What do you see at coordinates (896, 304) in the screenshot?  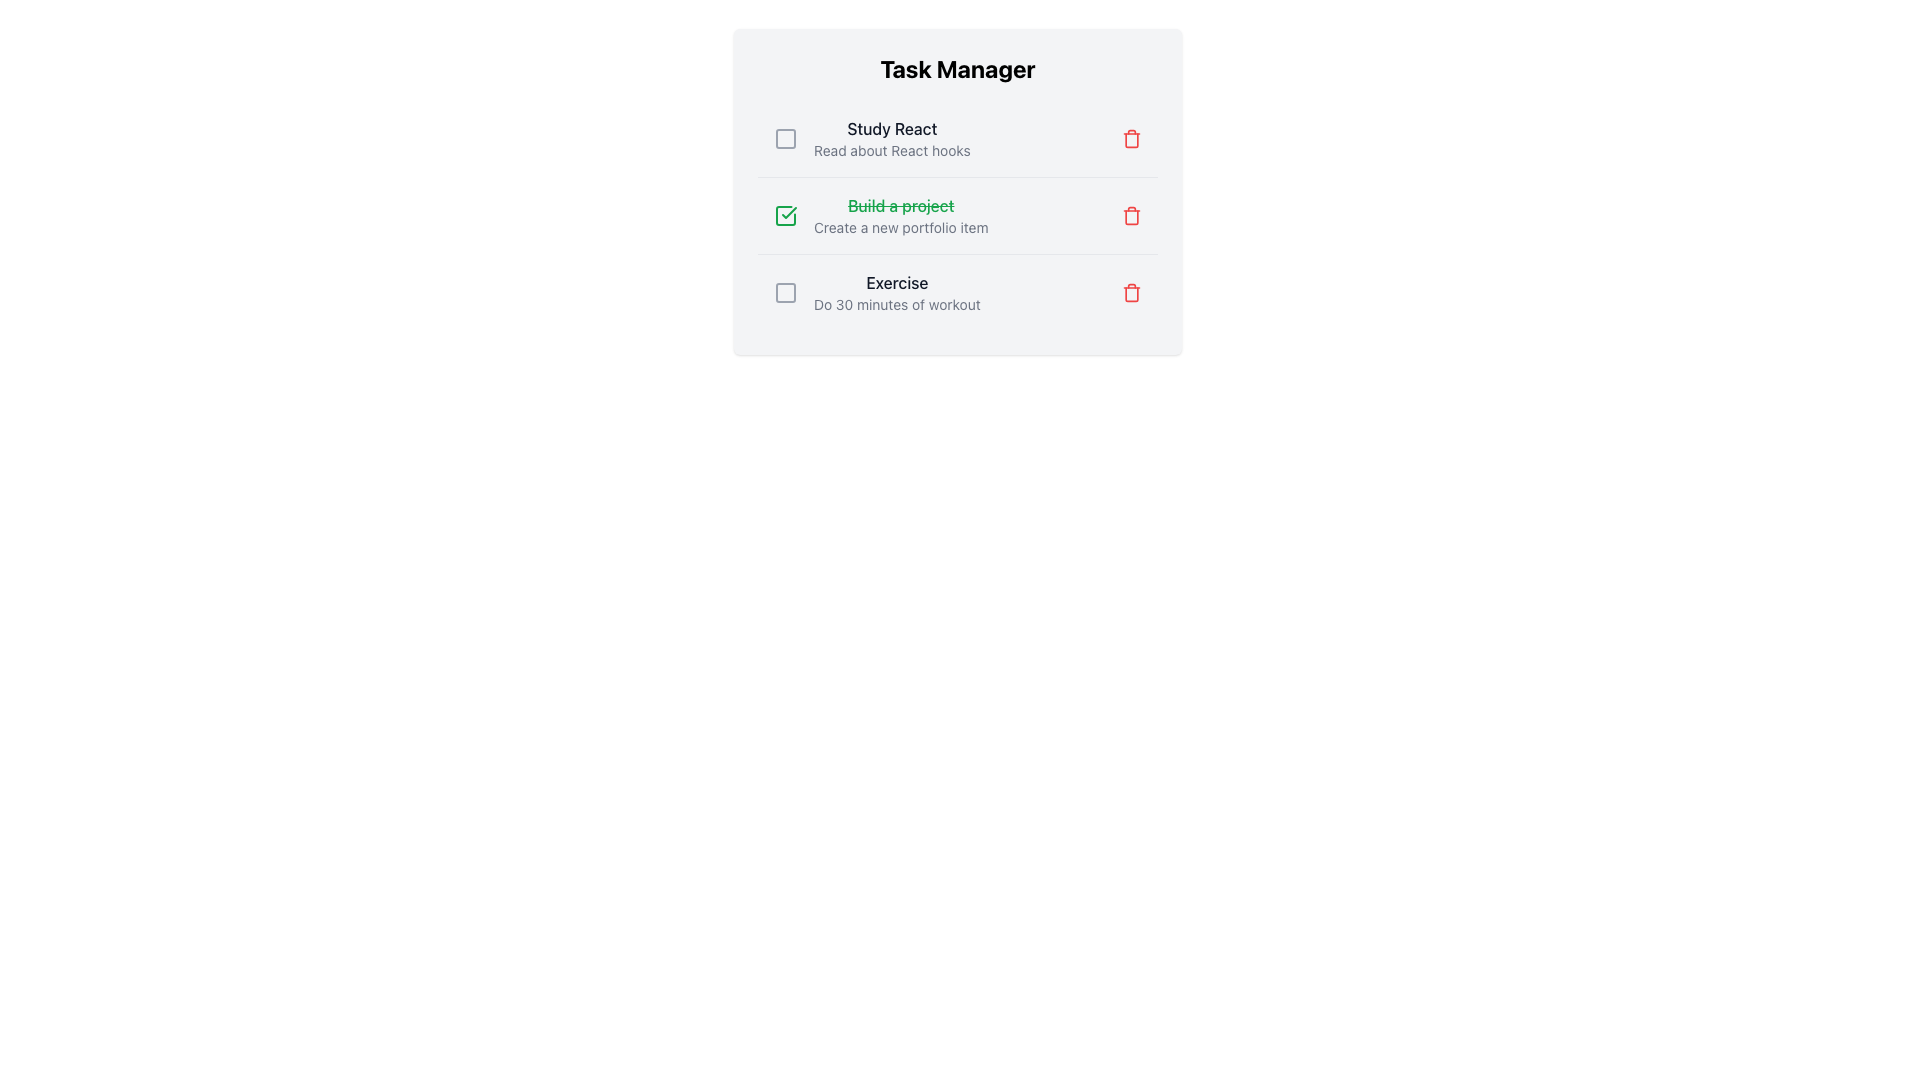 I see `the text label that provides additional information for the task 'Exercise', located below the title 'Exercise' in the task manager interface` at bounding box center [896, 304].